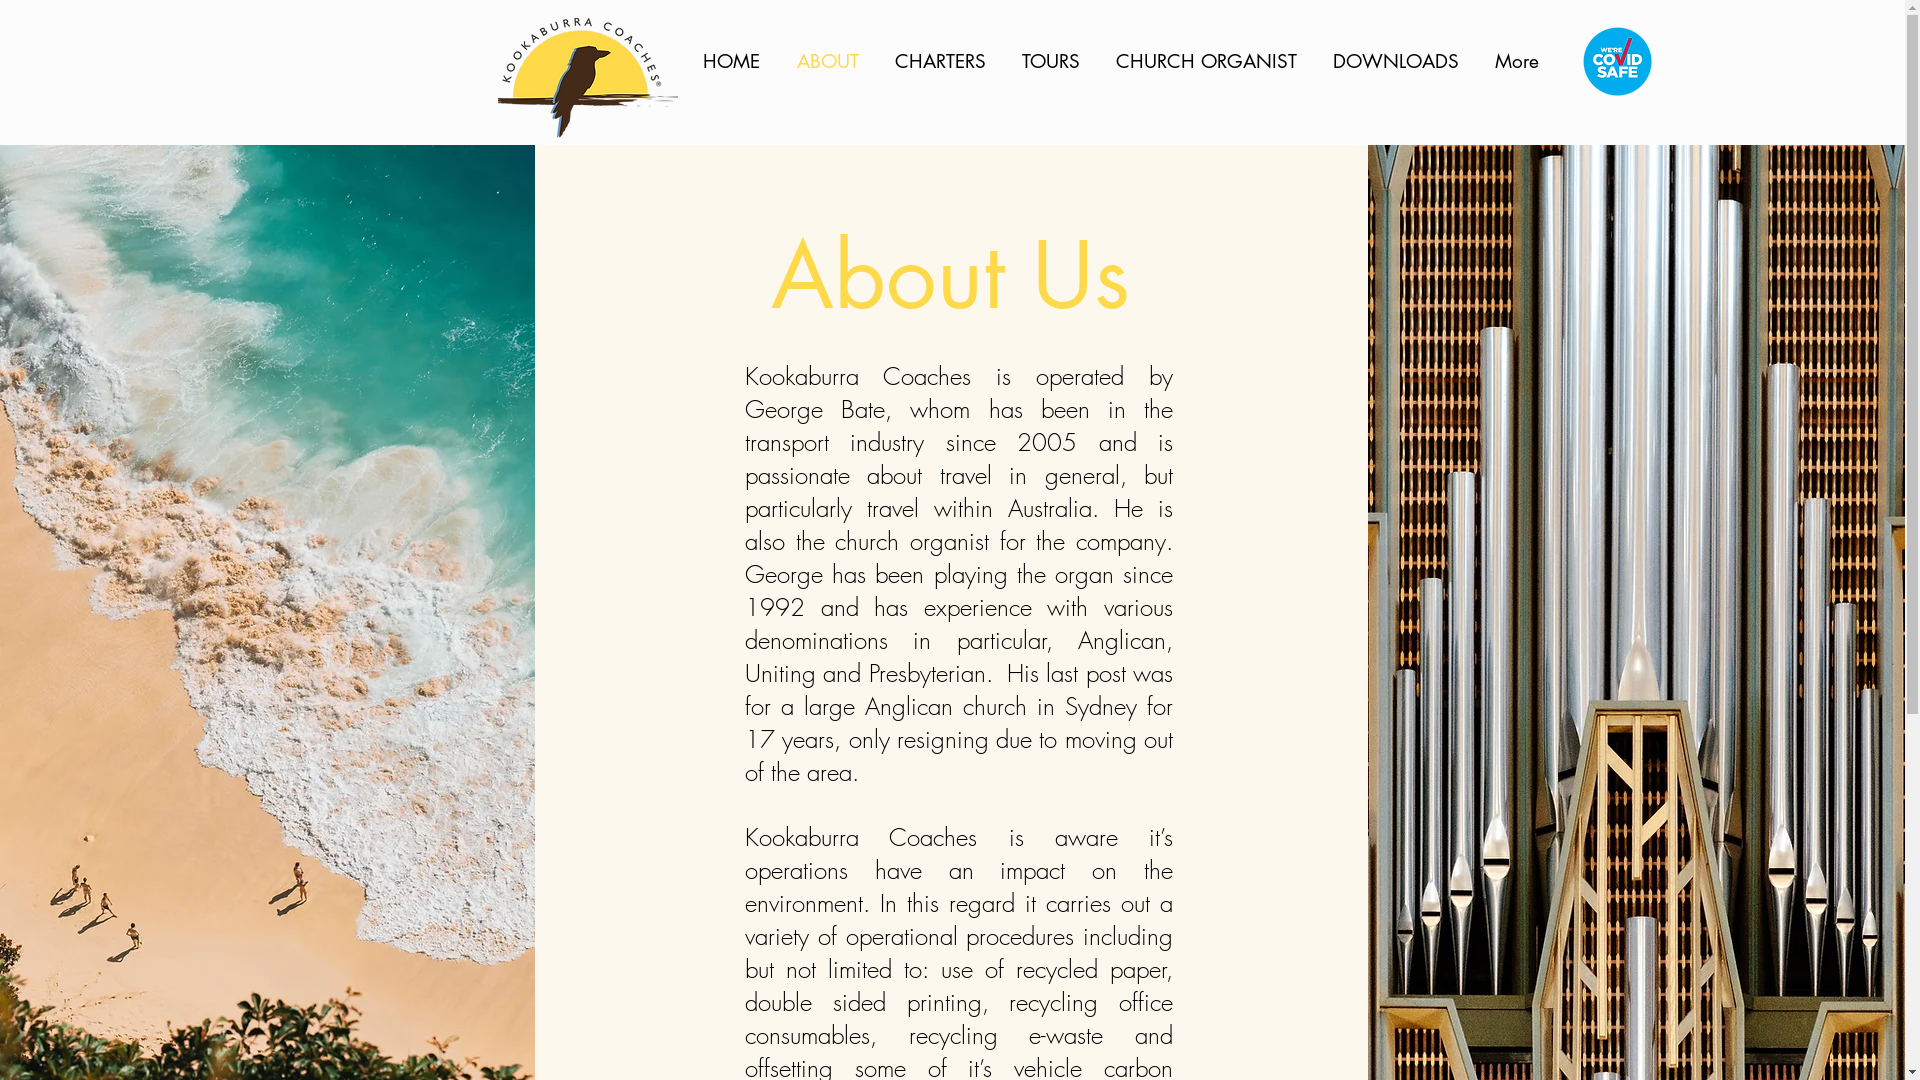 The width and height of the screenshot is (1920, 1080). Describe the element at coordinates (1051, 60) in the screenshot. I see `'TOURS'` at that location.